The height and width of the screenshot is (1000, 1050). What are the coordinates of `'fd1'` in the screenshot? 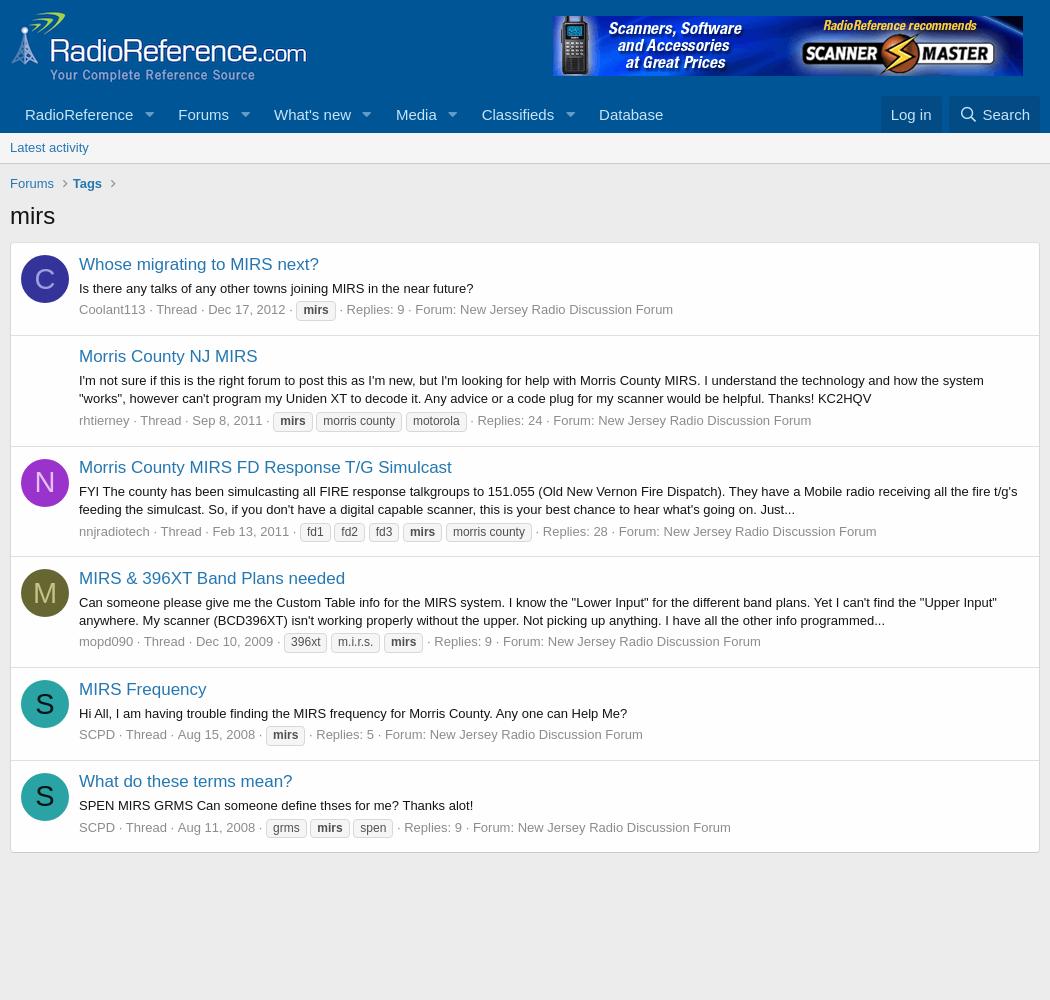 It's located at (315, 531).